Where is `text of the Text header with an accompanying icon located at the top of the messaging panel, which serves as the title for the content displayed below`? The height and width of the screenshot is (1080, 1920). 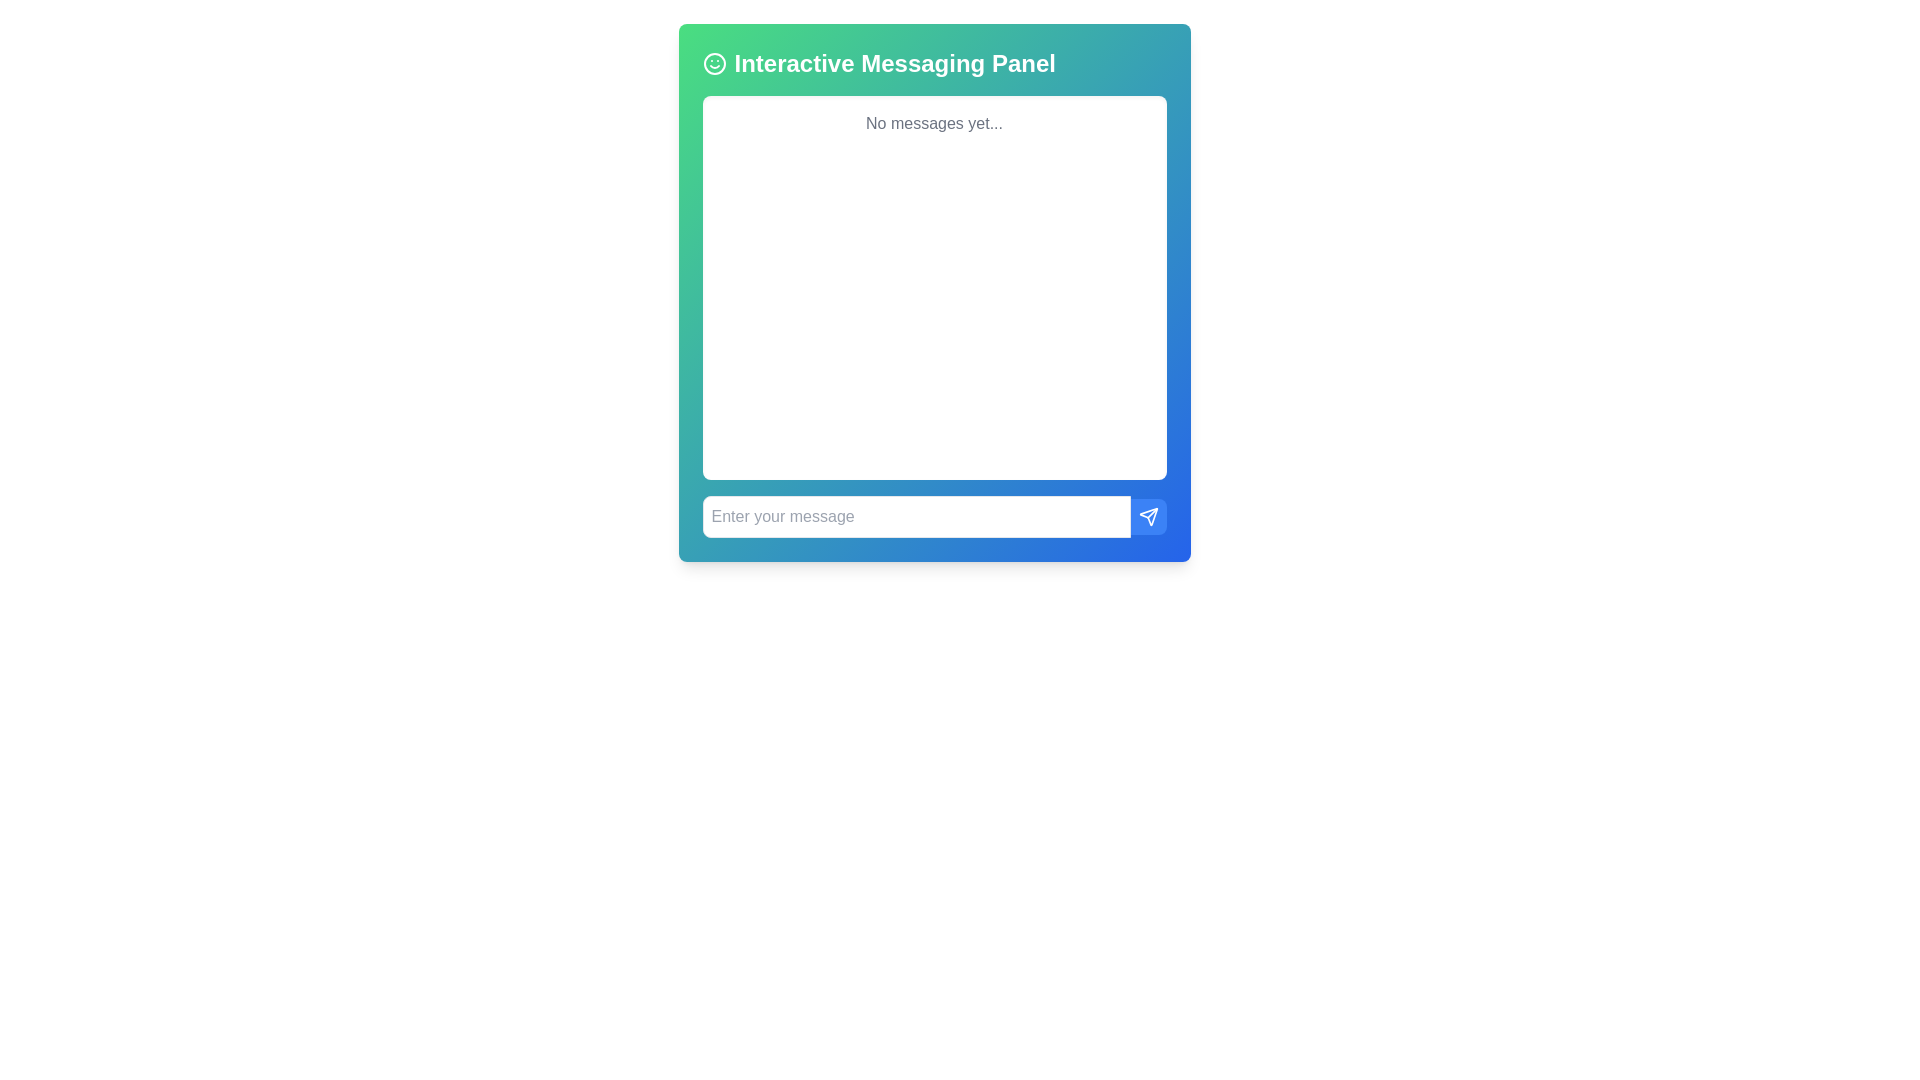 text of the Text header with an accompanying icon located at the top of the messaging panel, which serves as the title for the content displayed below is located at coordinates (933, 63).